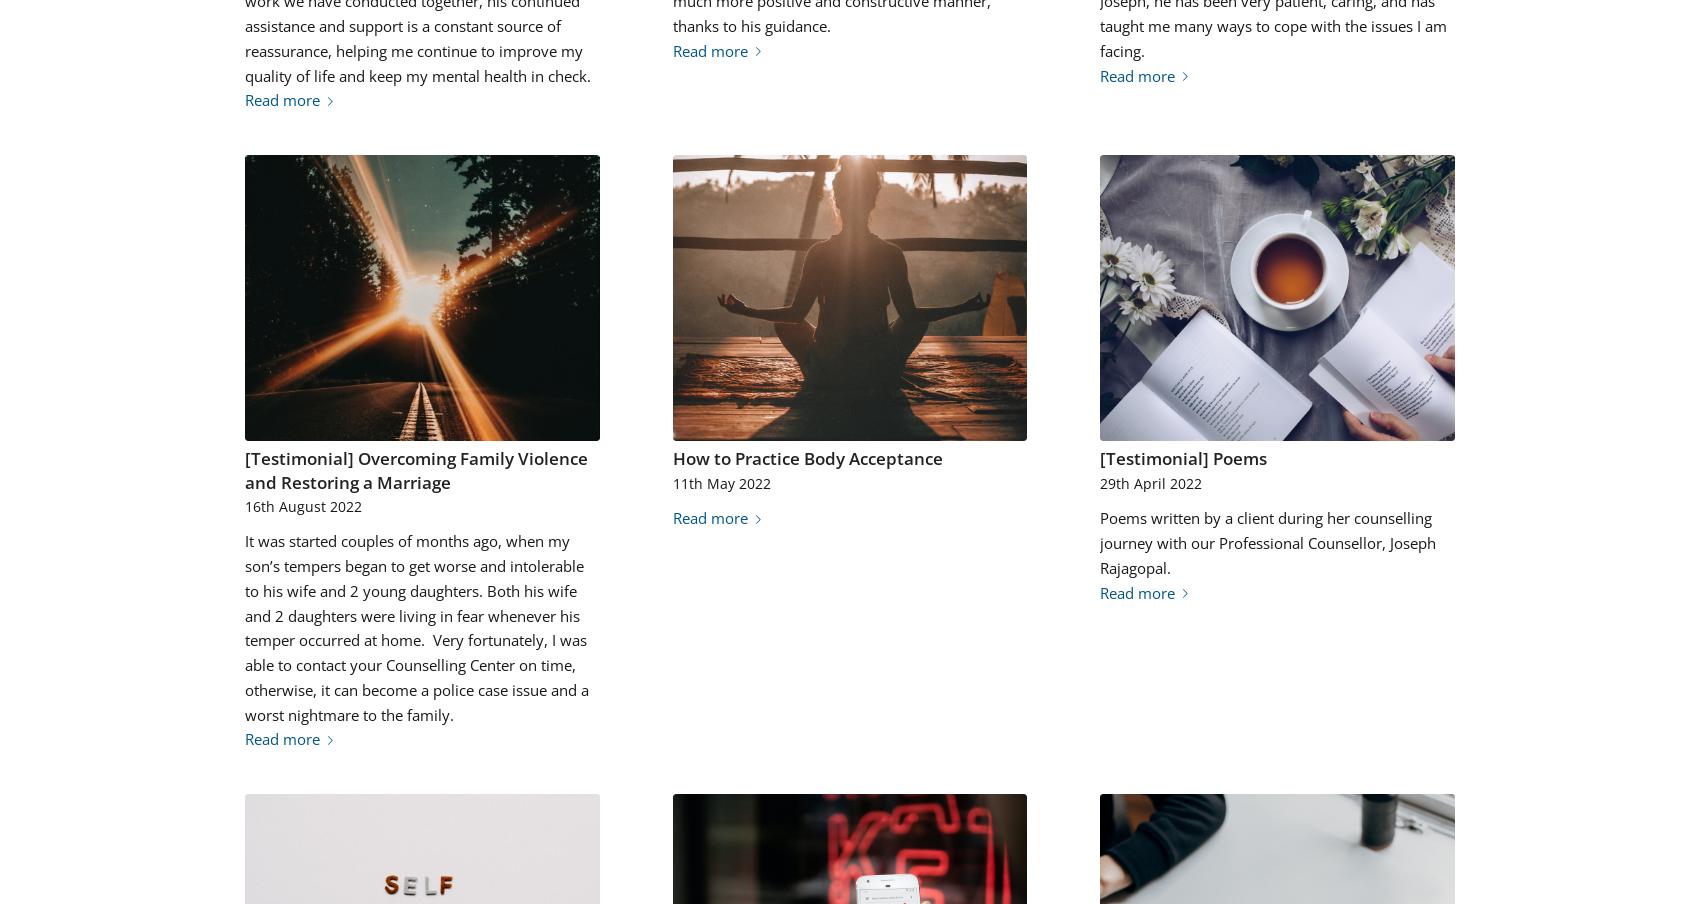 Image resolution: width=1700 pixels, height=904 pixels. Describe the element at coordinates (1267, 542) in the screenshot. I see `'Poems written by a client during her counselling journey with our Professional Counsellor, Joseph Rajagopal.'` at that location.